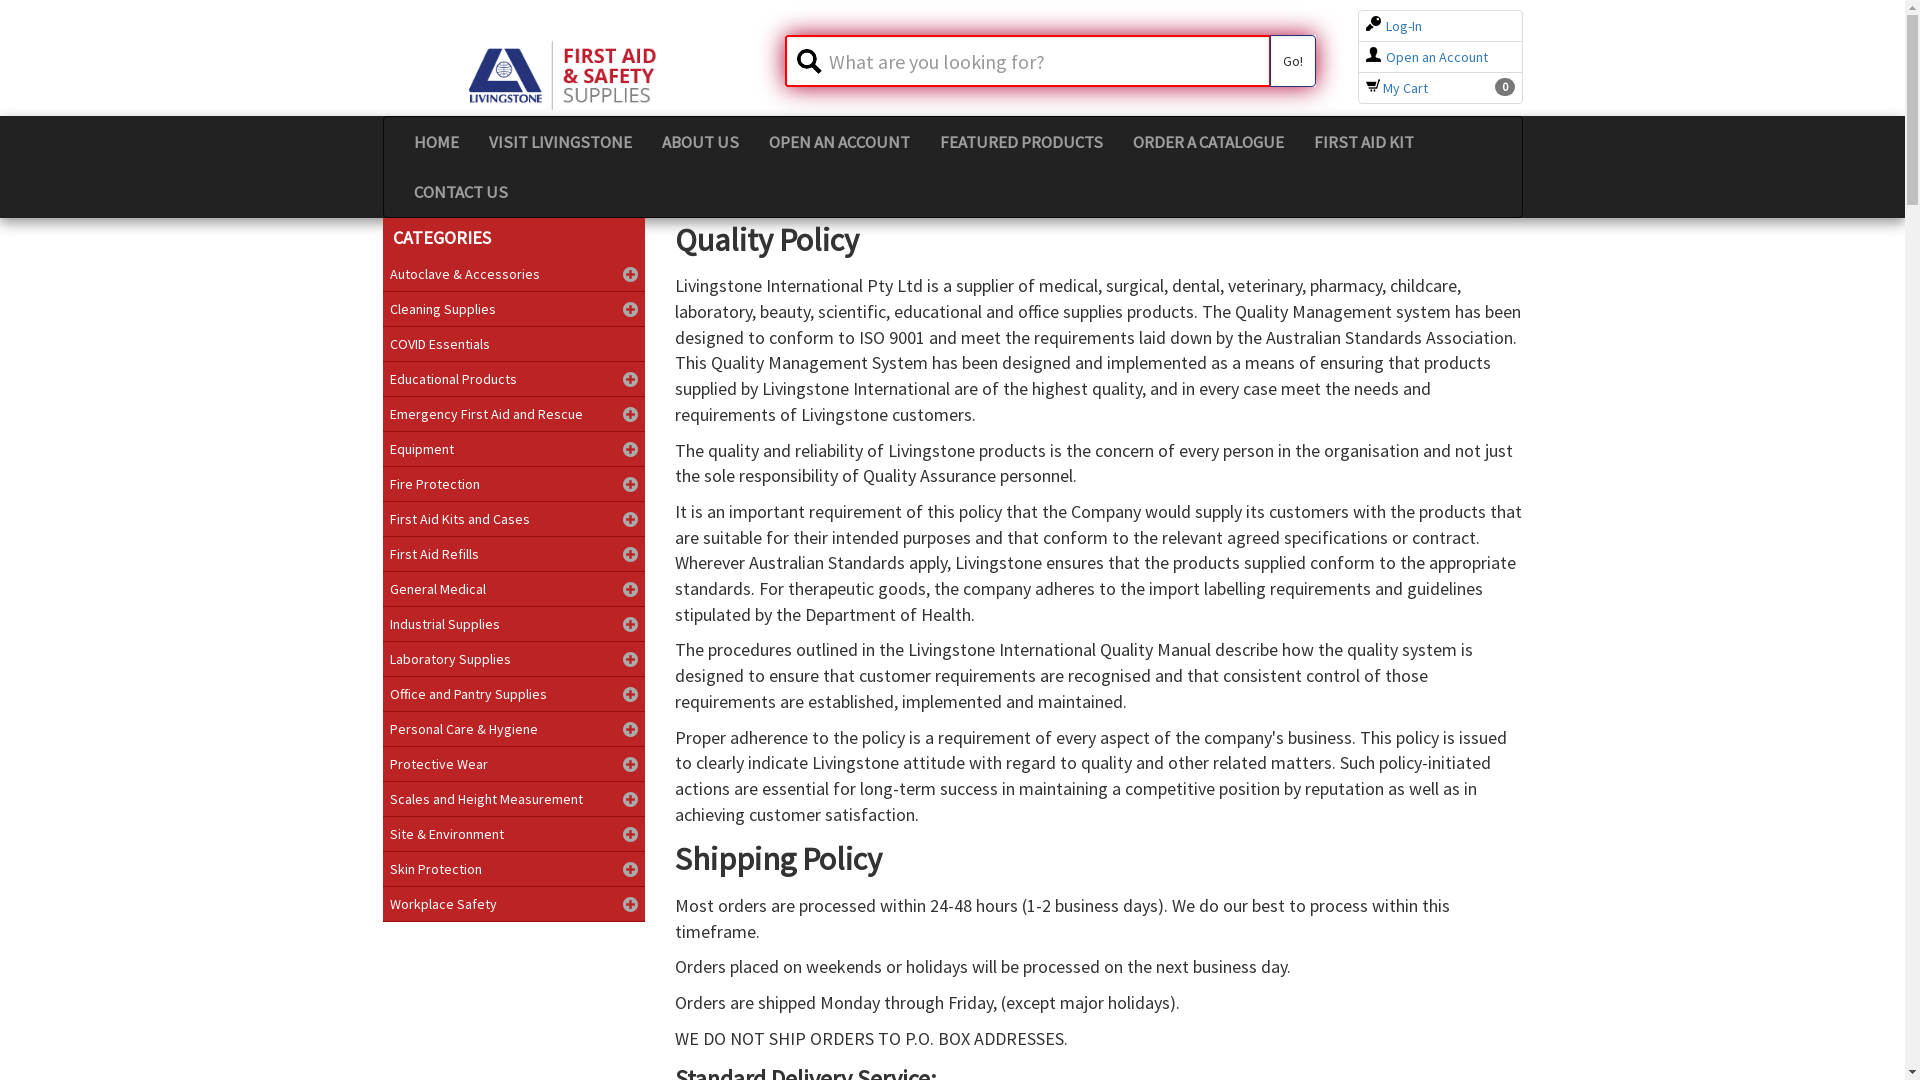 This screenshot has width=1920, height=1080. I want to click on 'Open an Account', so click(1365, 56).